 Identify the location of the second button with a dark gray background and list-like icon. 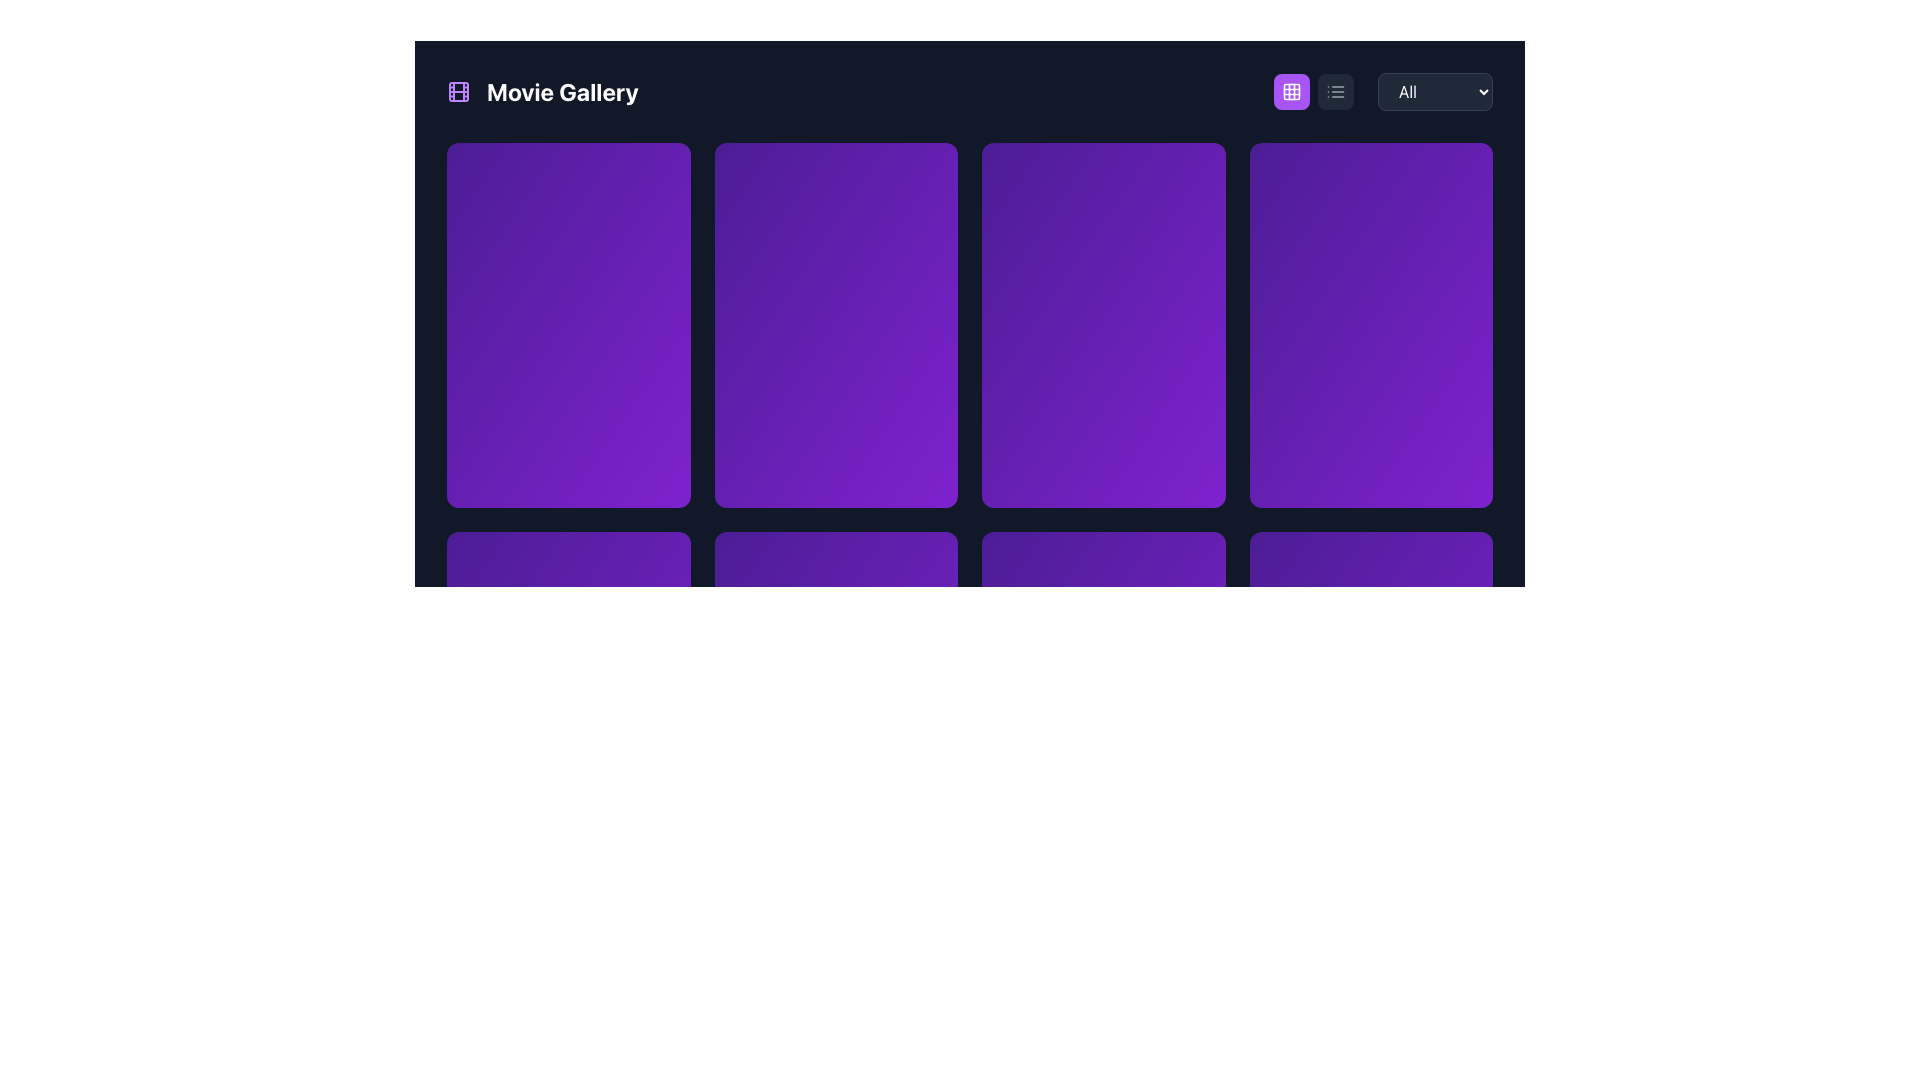
(1335, 92).